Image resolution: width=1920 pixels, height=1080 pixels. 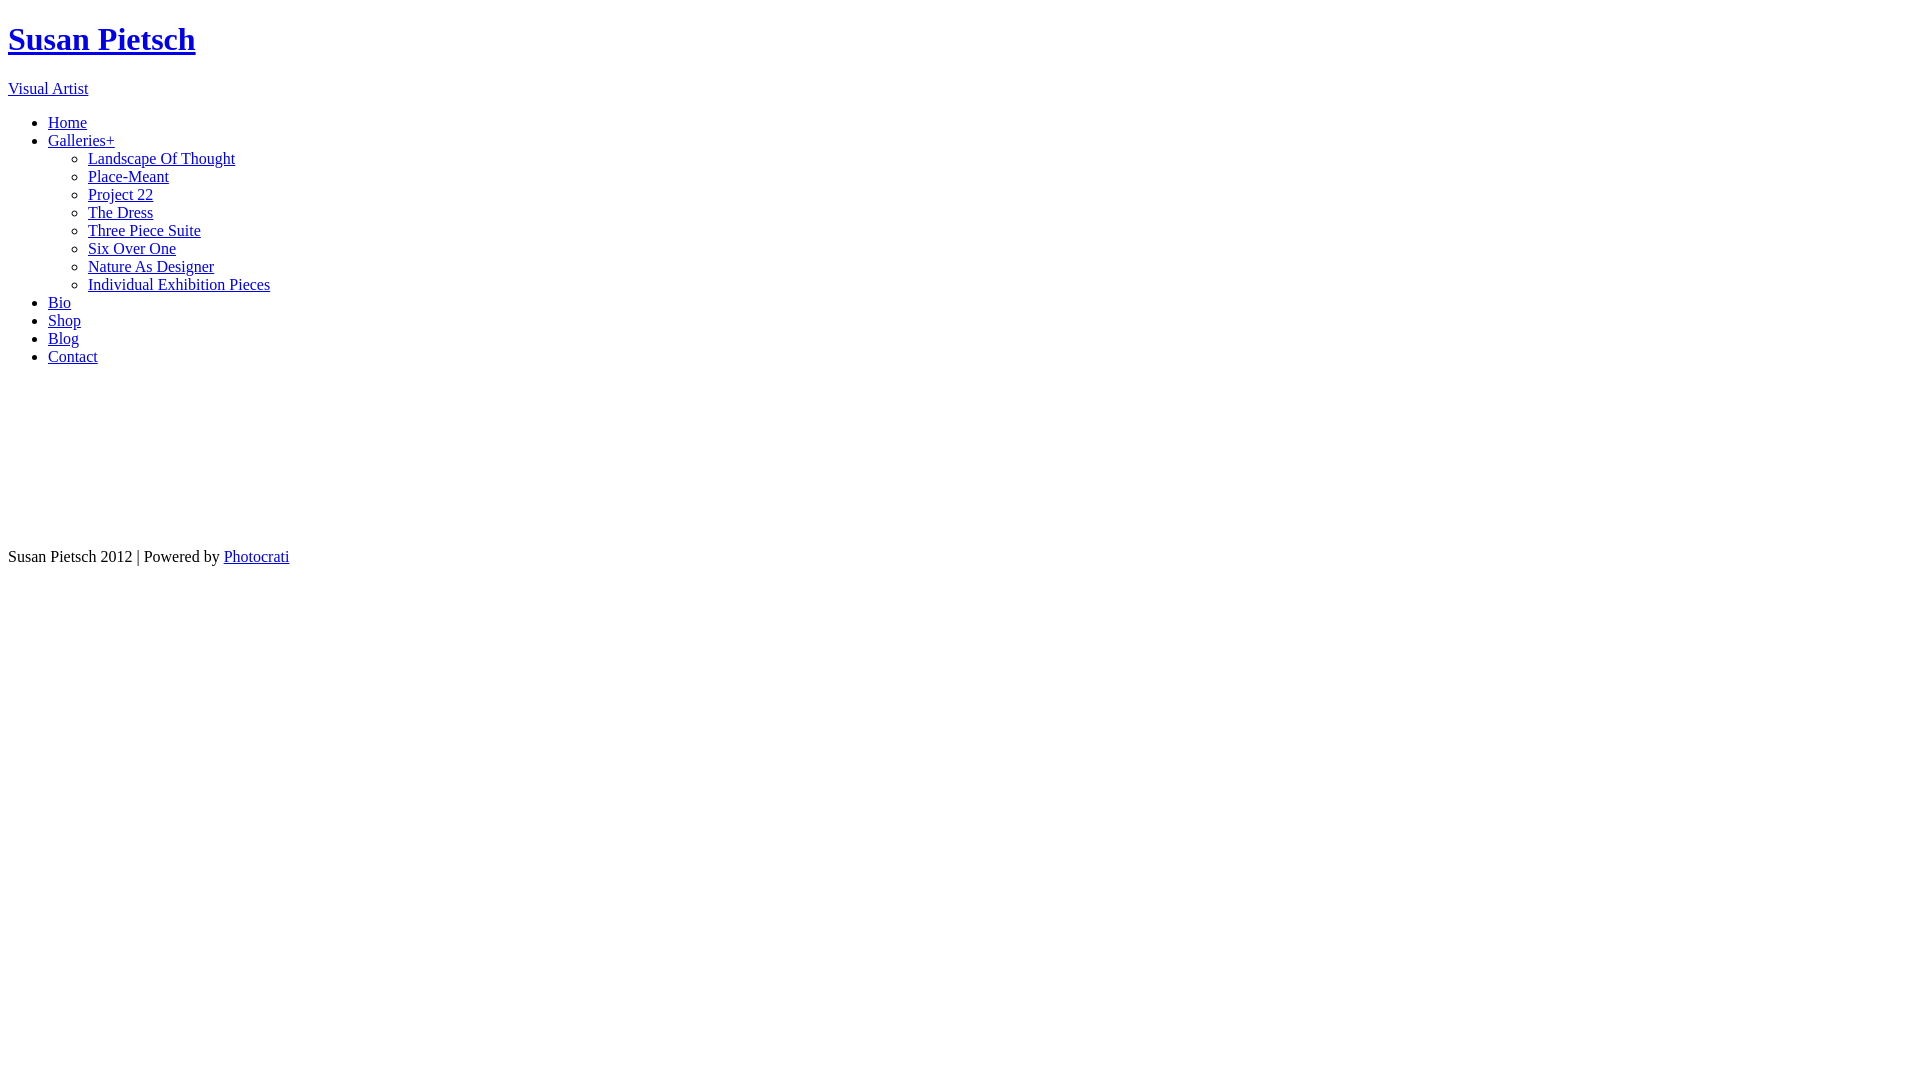 I want to click on 'Home', so click(x=67, y=122).